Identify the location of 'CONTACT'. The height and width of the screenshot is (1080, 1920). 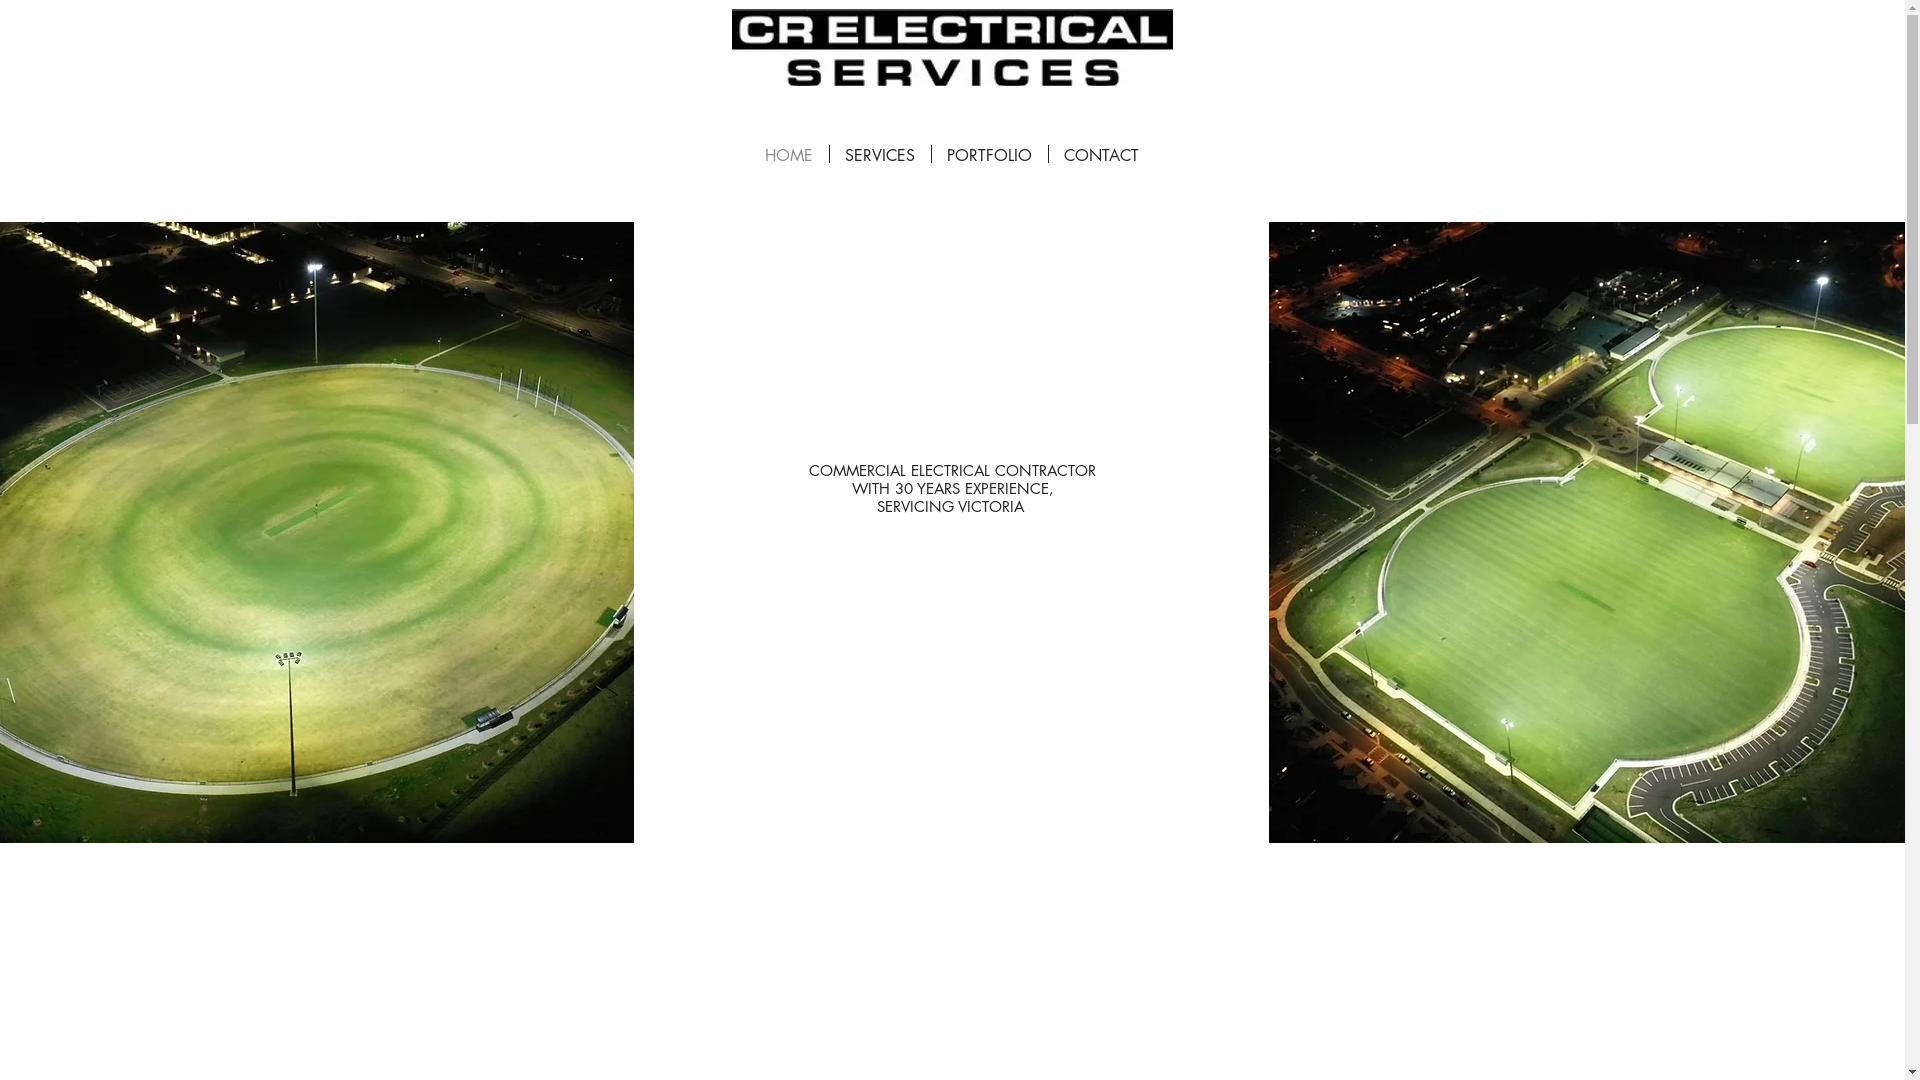
(1099, 153).